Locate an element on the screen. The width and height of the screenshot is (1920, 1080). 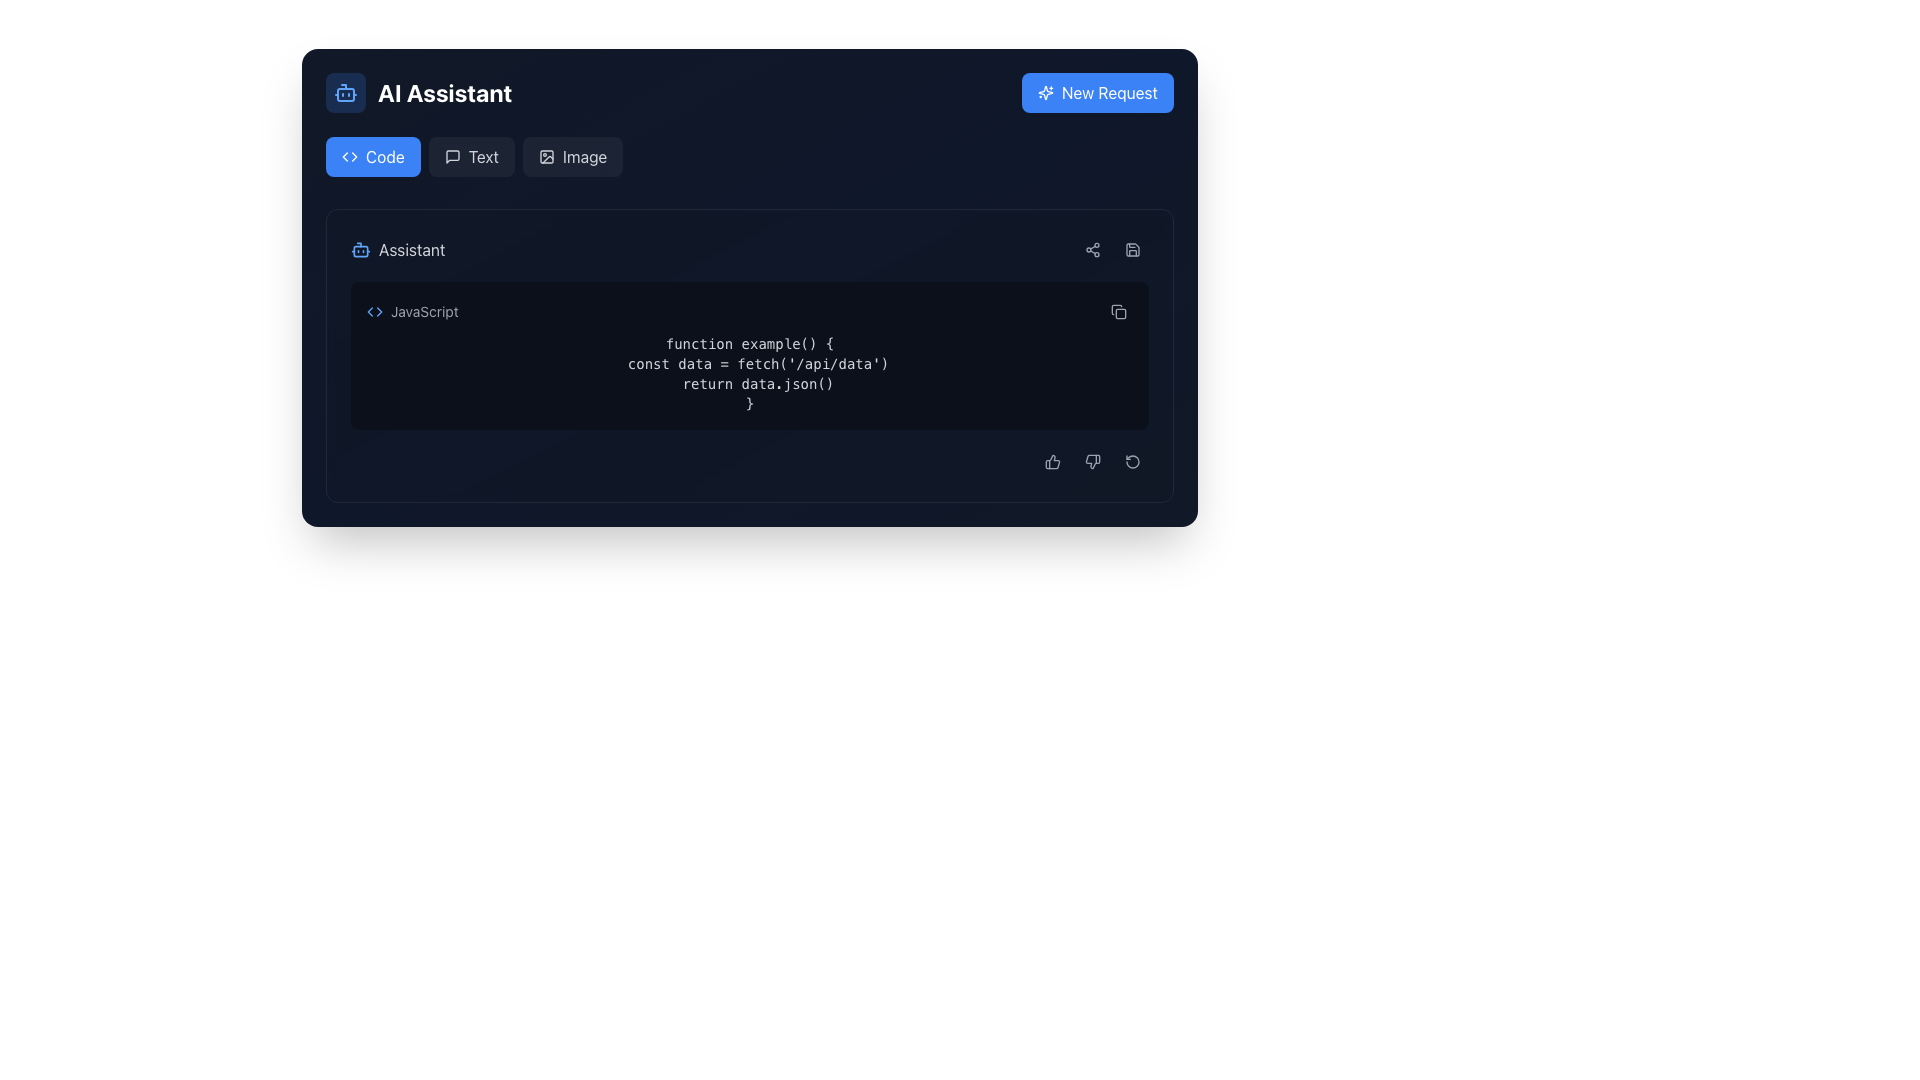
the 'New Request' button which contains a sparkles glyph icon on its left side is located at coordinates (1044, 92).